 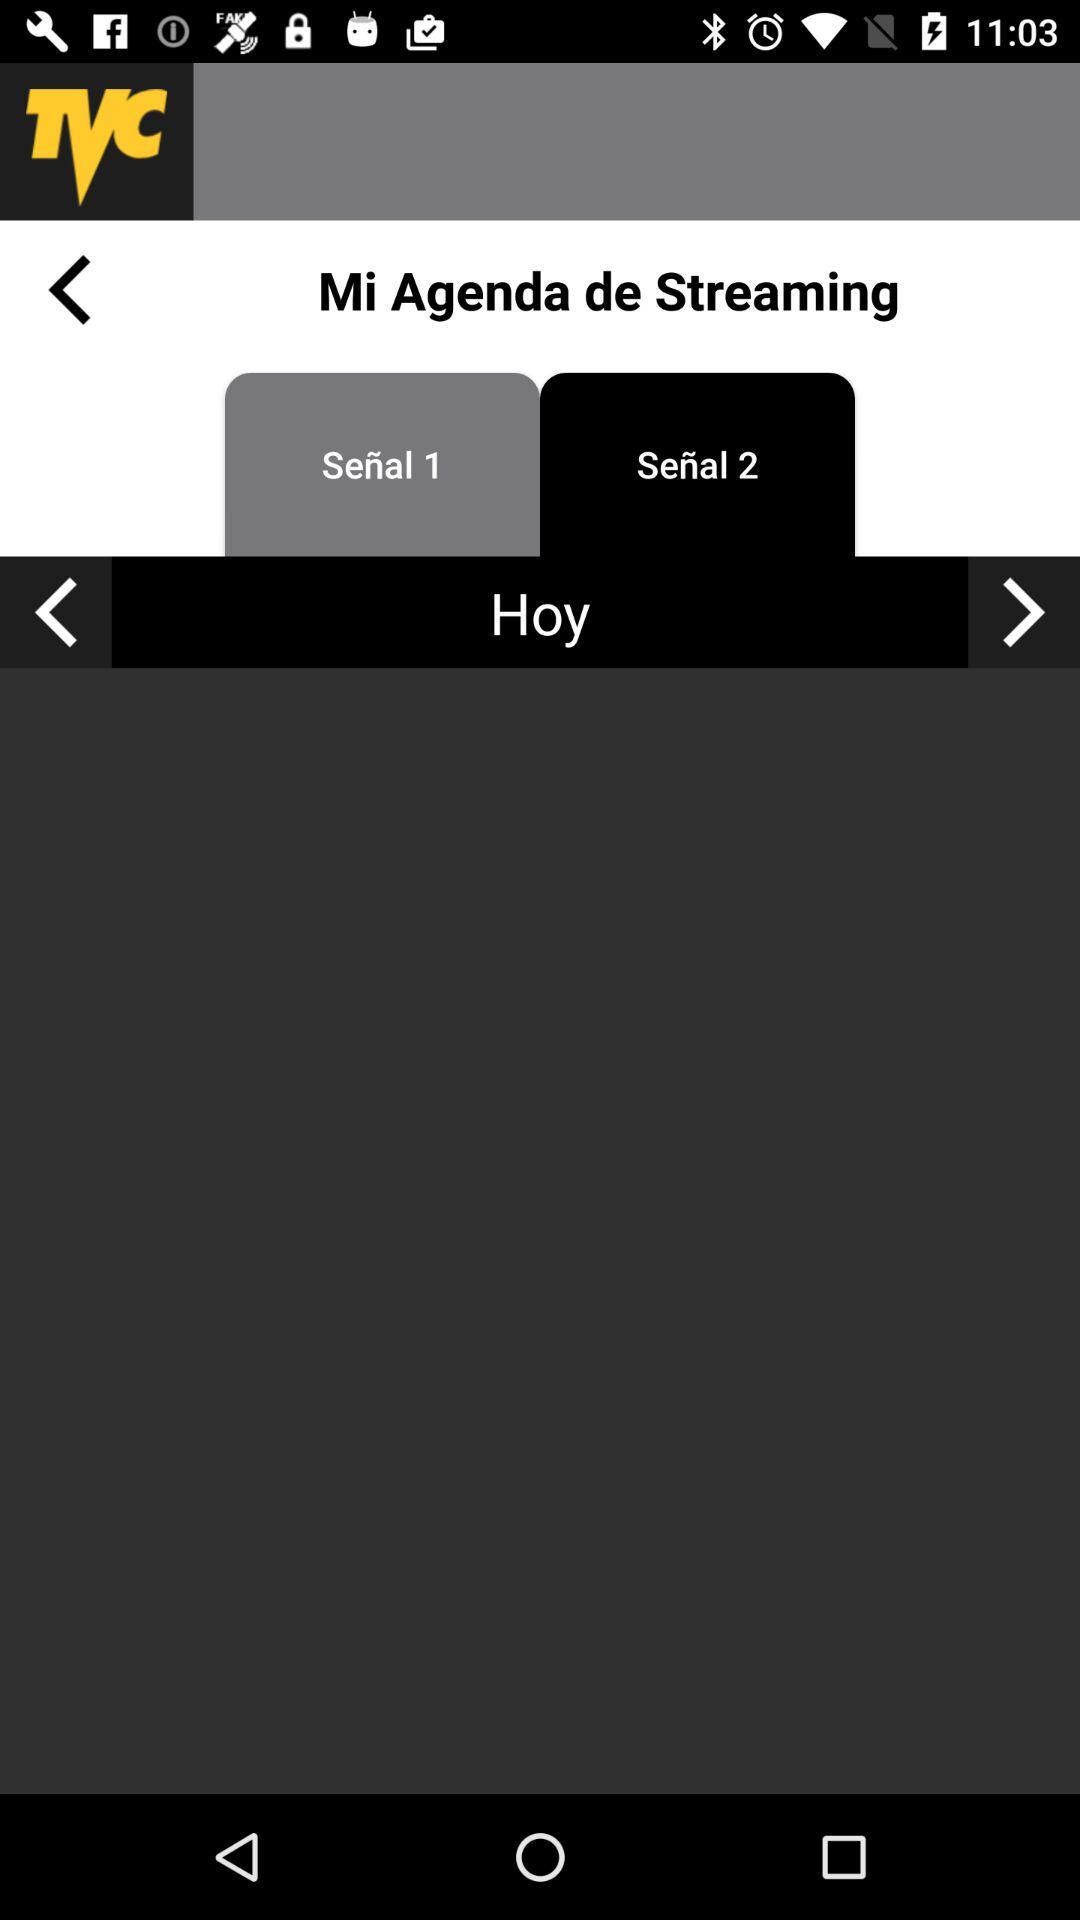 I want to click on icon below the mi agenda de app, so click(x=696, y=463).